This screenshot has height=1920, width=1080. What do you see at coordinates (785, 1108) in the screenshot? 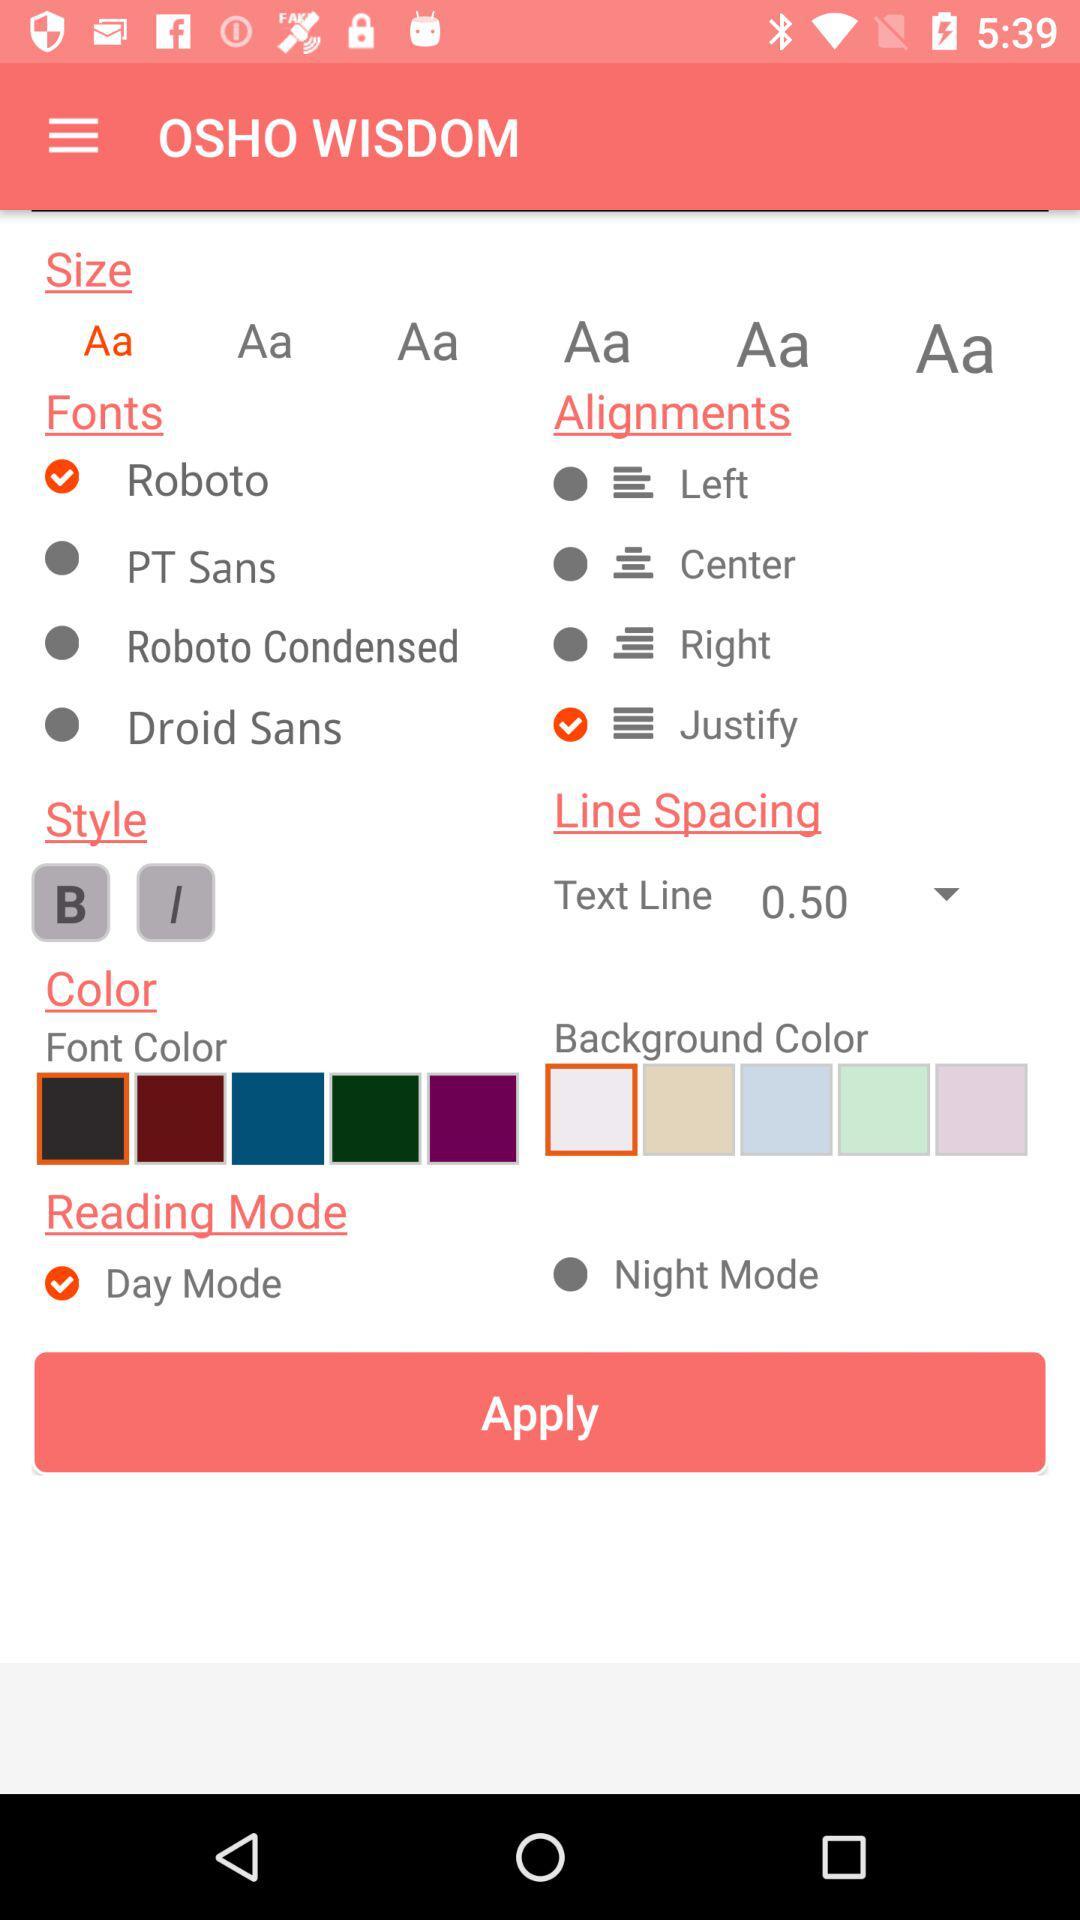
I see `change background color to blue` at bounding box center [785, 1108].